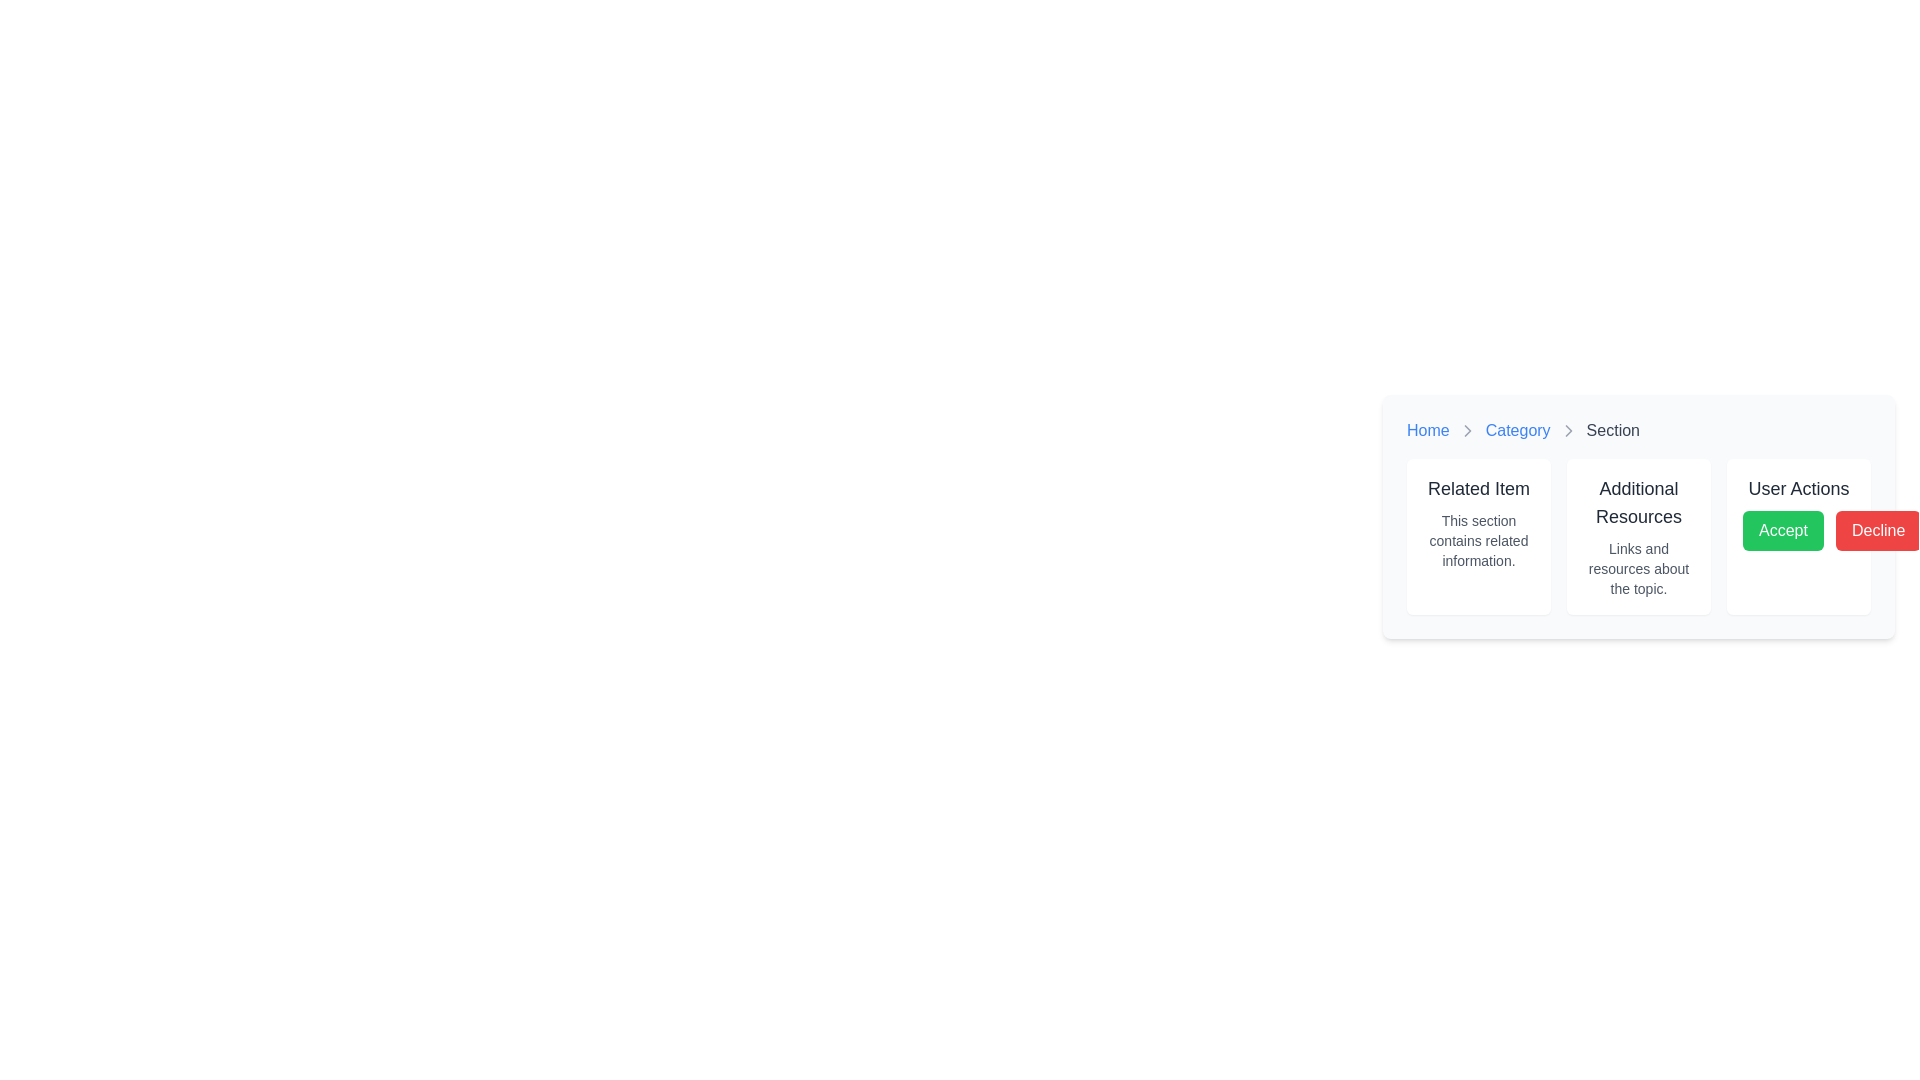 Image resolution: width=1920 pixels, height=1080 pixels. I want to click on the 'User Actions' text label, which is styled with a bold font and located at the top center of a card above the 'Accept' and 'Decline' buttons, so click(1799, 489).